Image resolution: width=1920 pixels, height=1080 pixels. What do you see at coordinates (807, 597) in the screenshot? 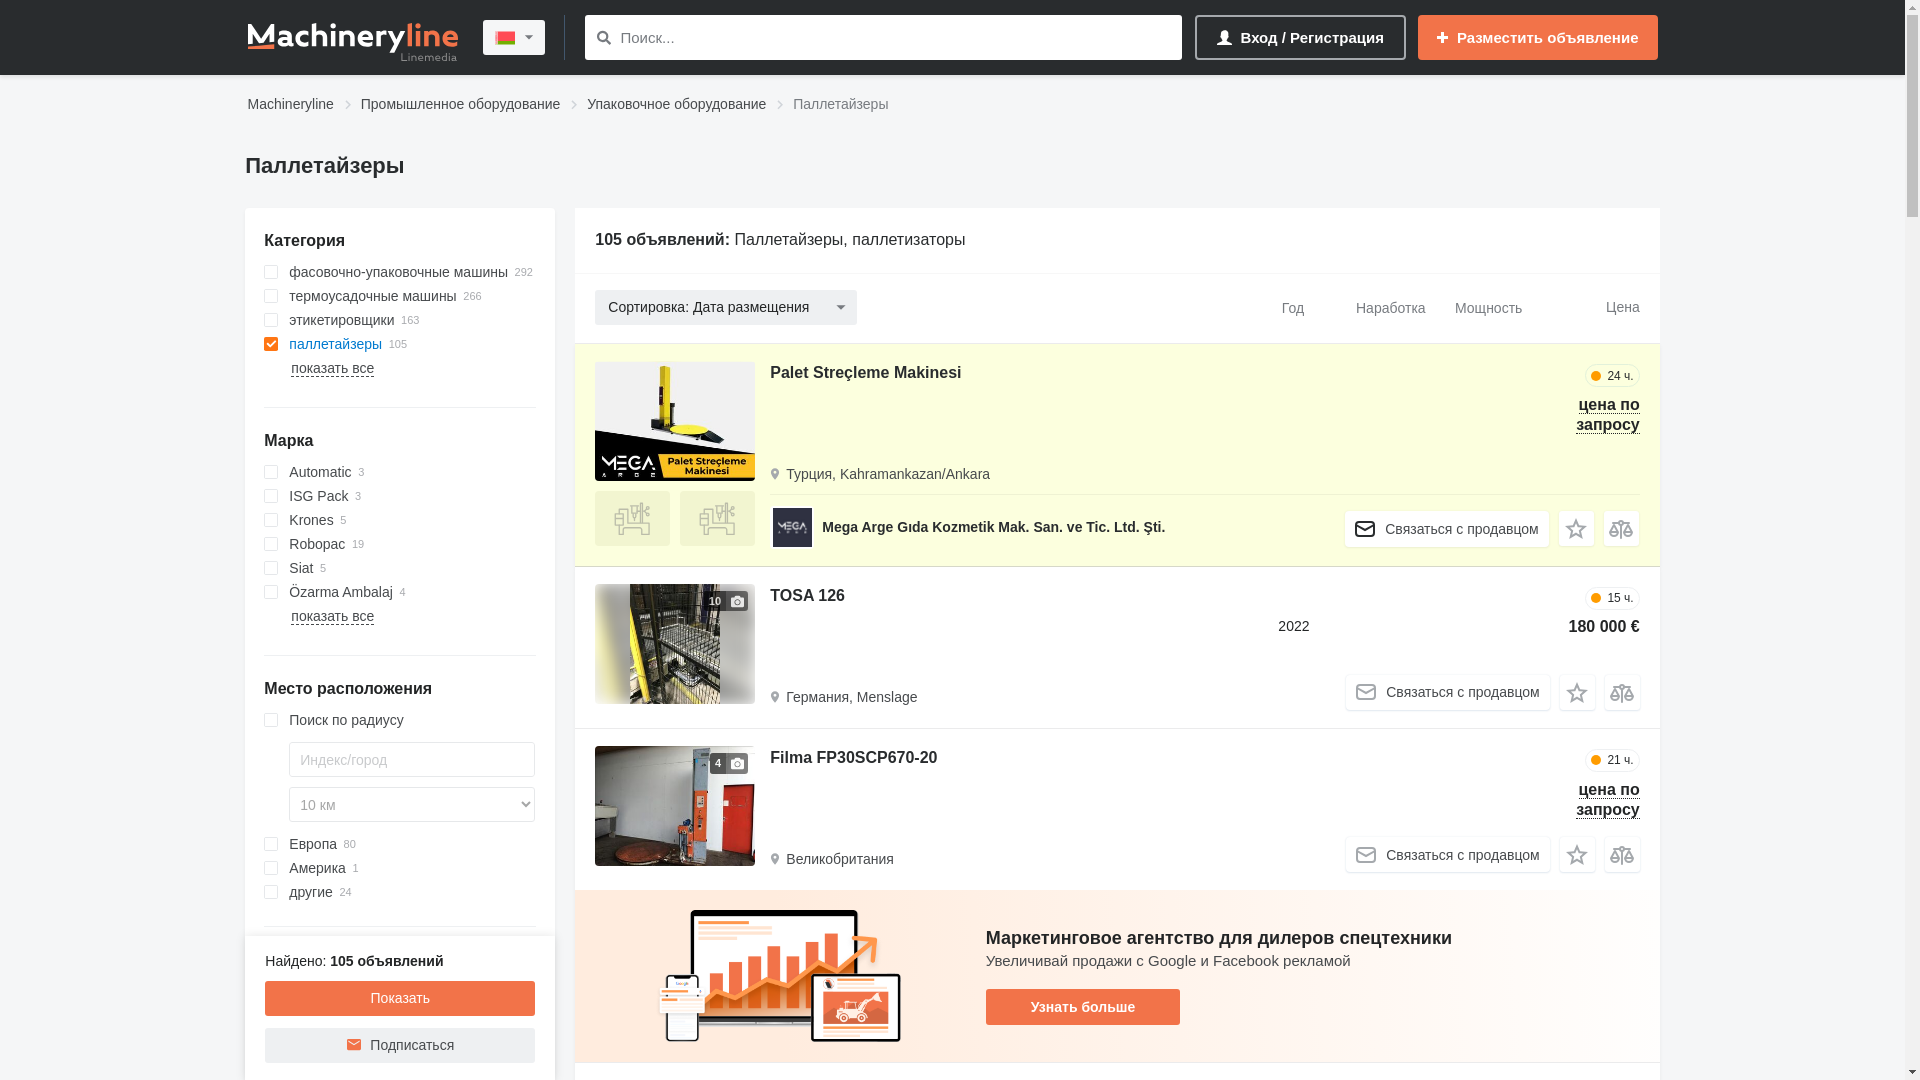
I see `'TOSA 126'` at bounding box center [807, 597].